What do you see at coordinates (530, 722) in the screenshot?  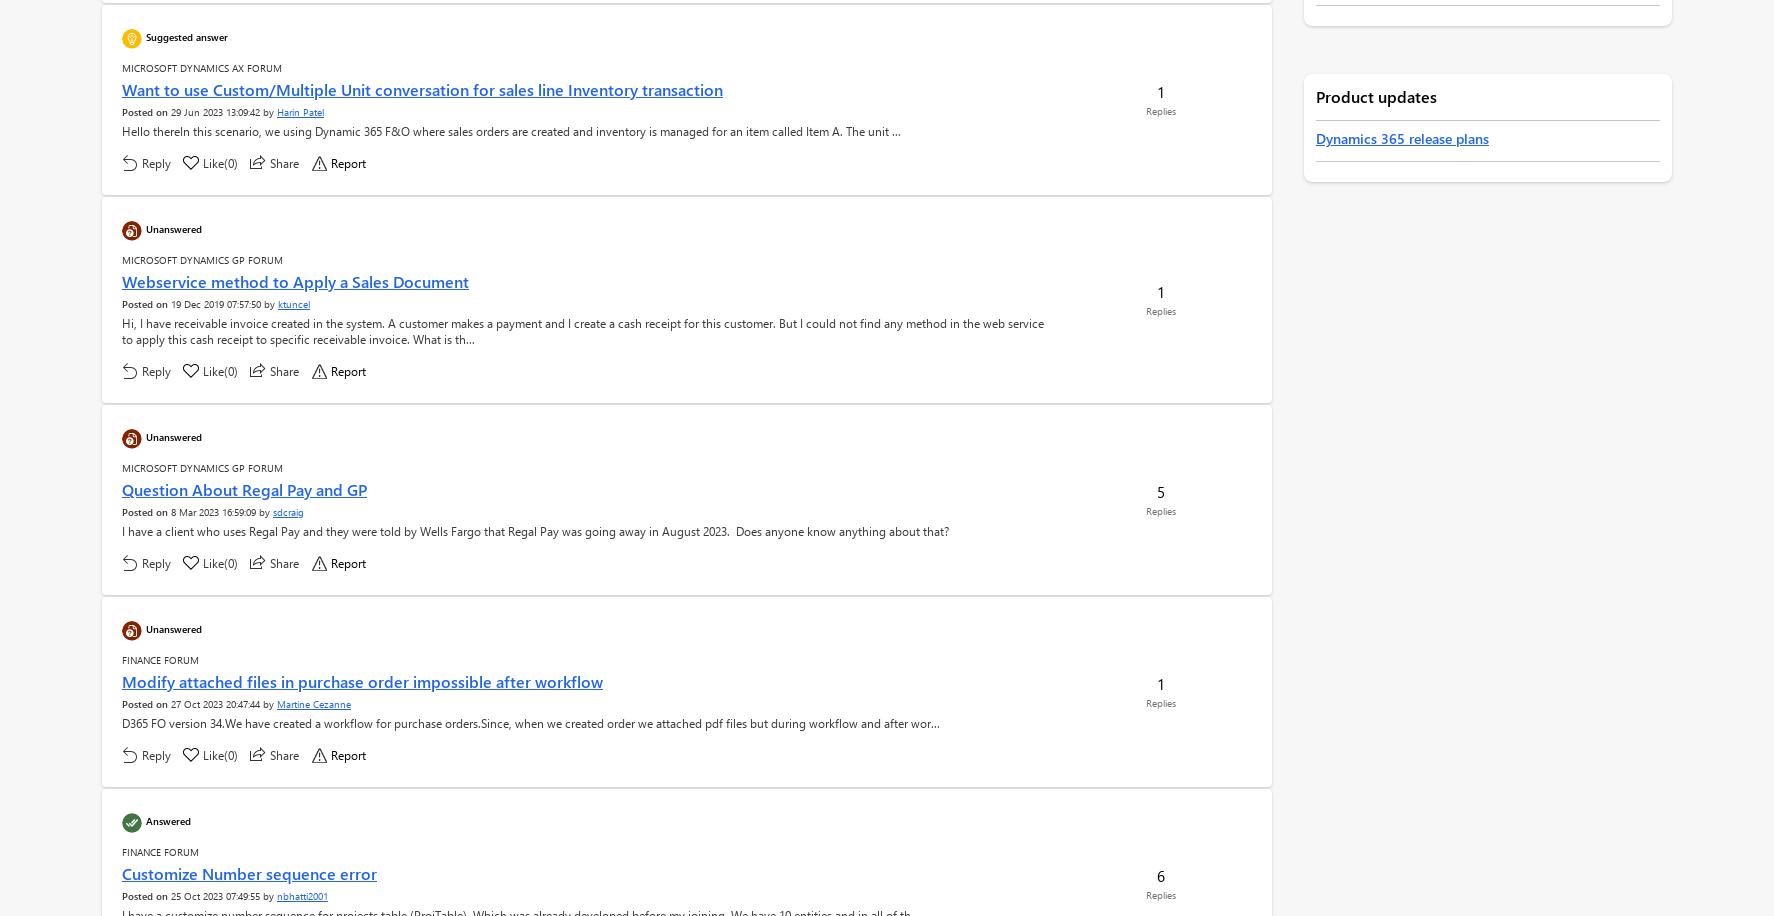 I see `'D365 FO version 34.We have created a workflow for purchase orders.Since, when we created order we attached pdf files but during workflow and after wor...'` at bounding box center [530, 722].